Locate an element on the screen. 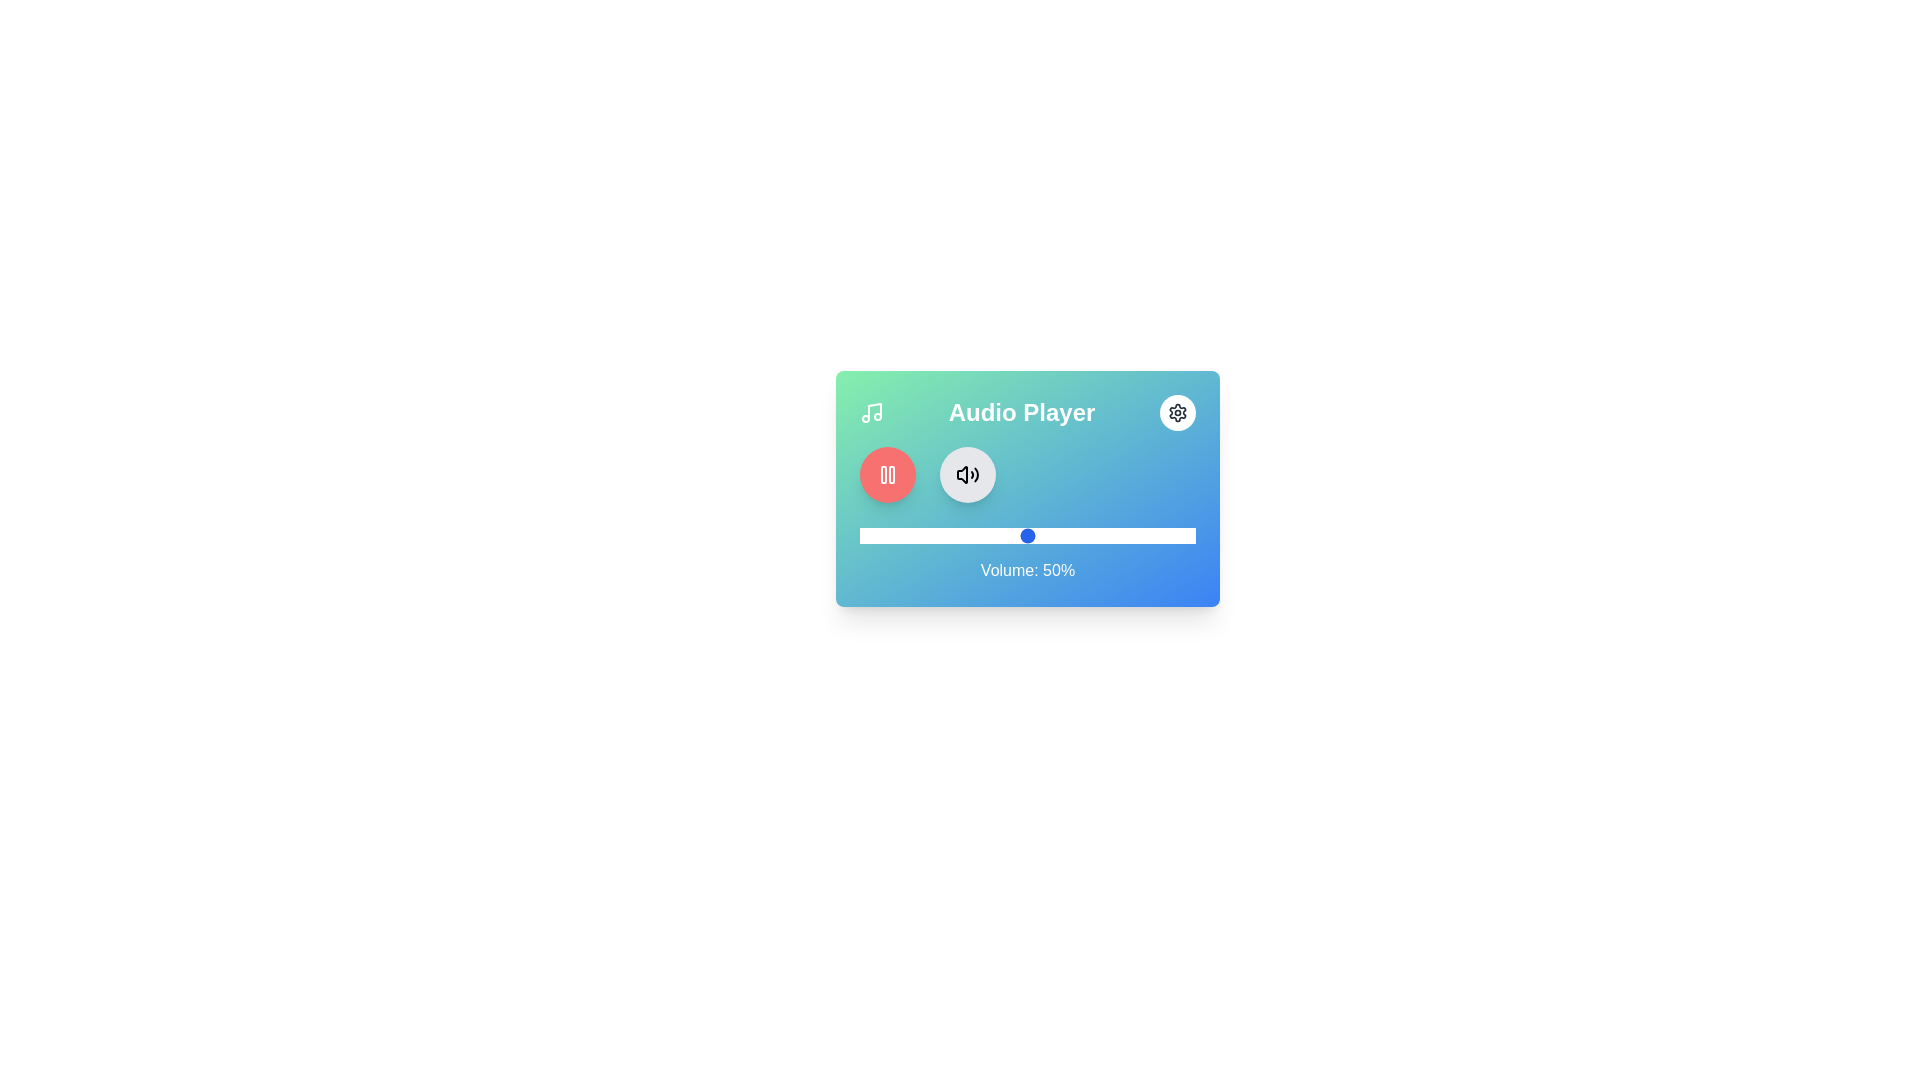  the audio player's volume is located at coordinates (1114, 535).